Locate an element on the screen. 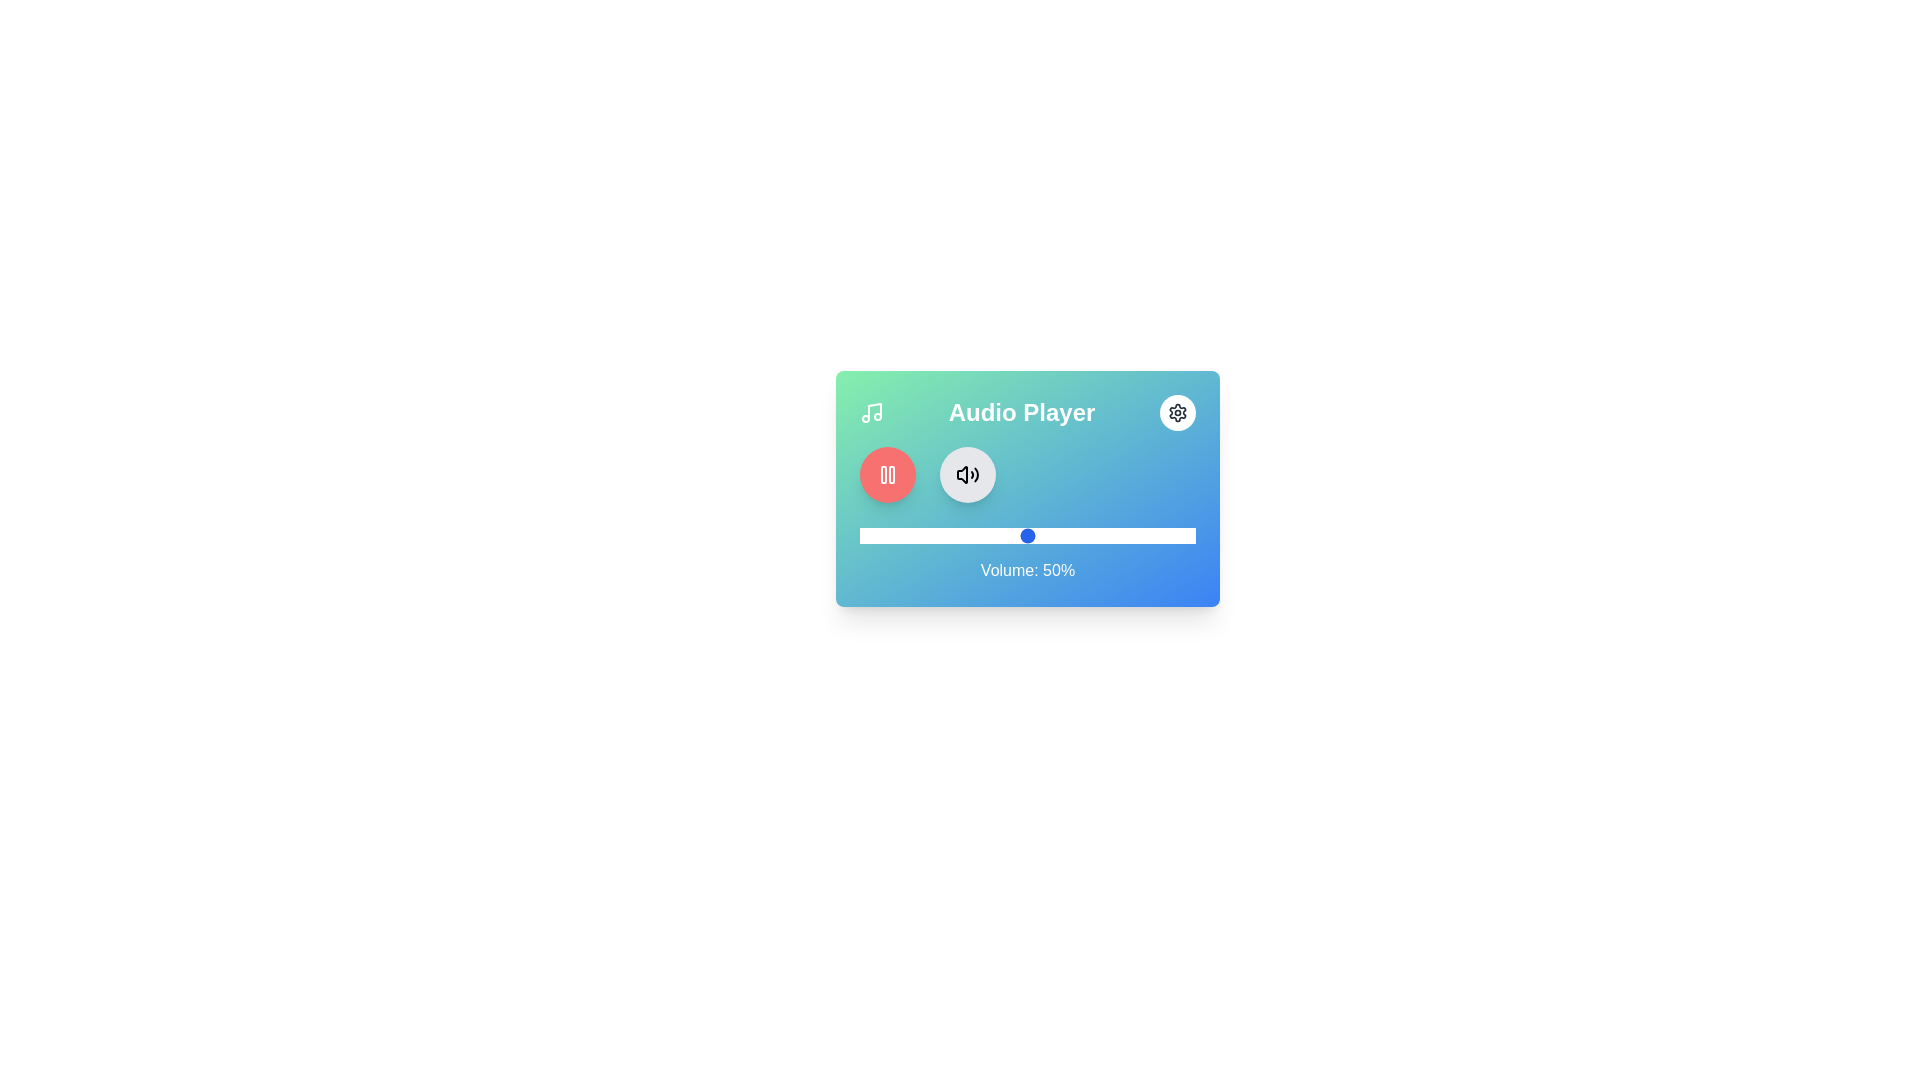  the audio player's volume is located at coordinates (1114, 535).